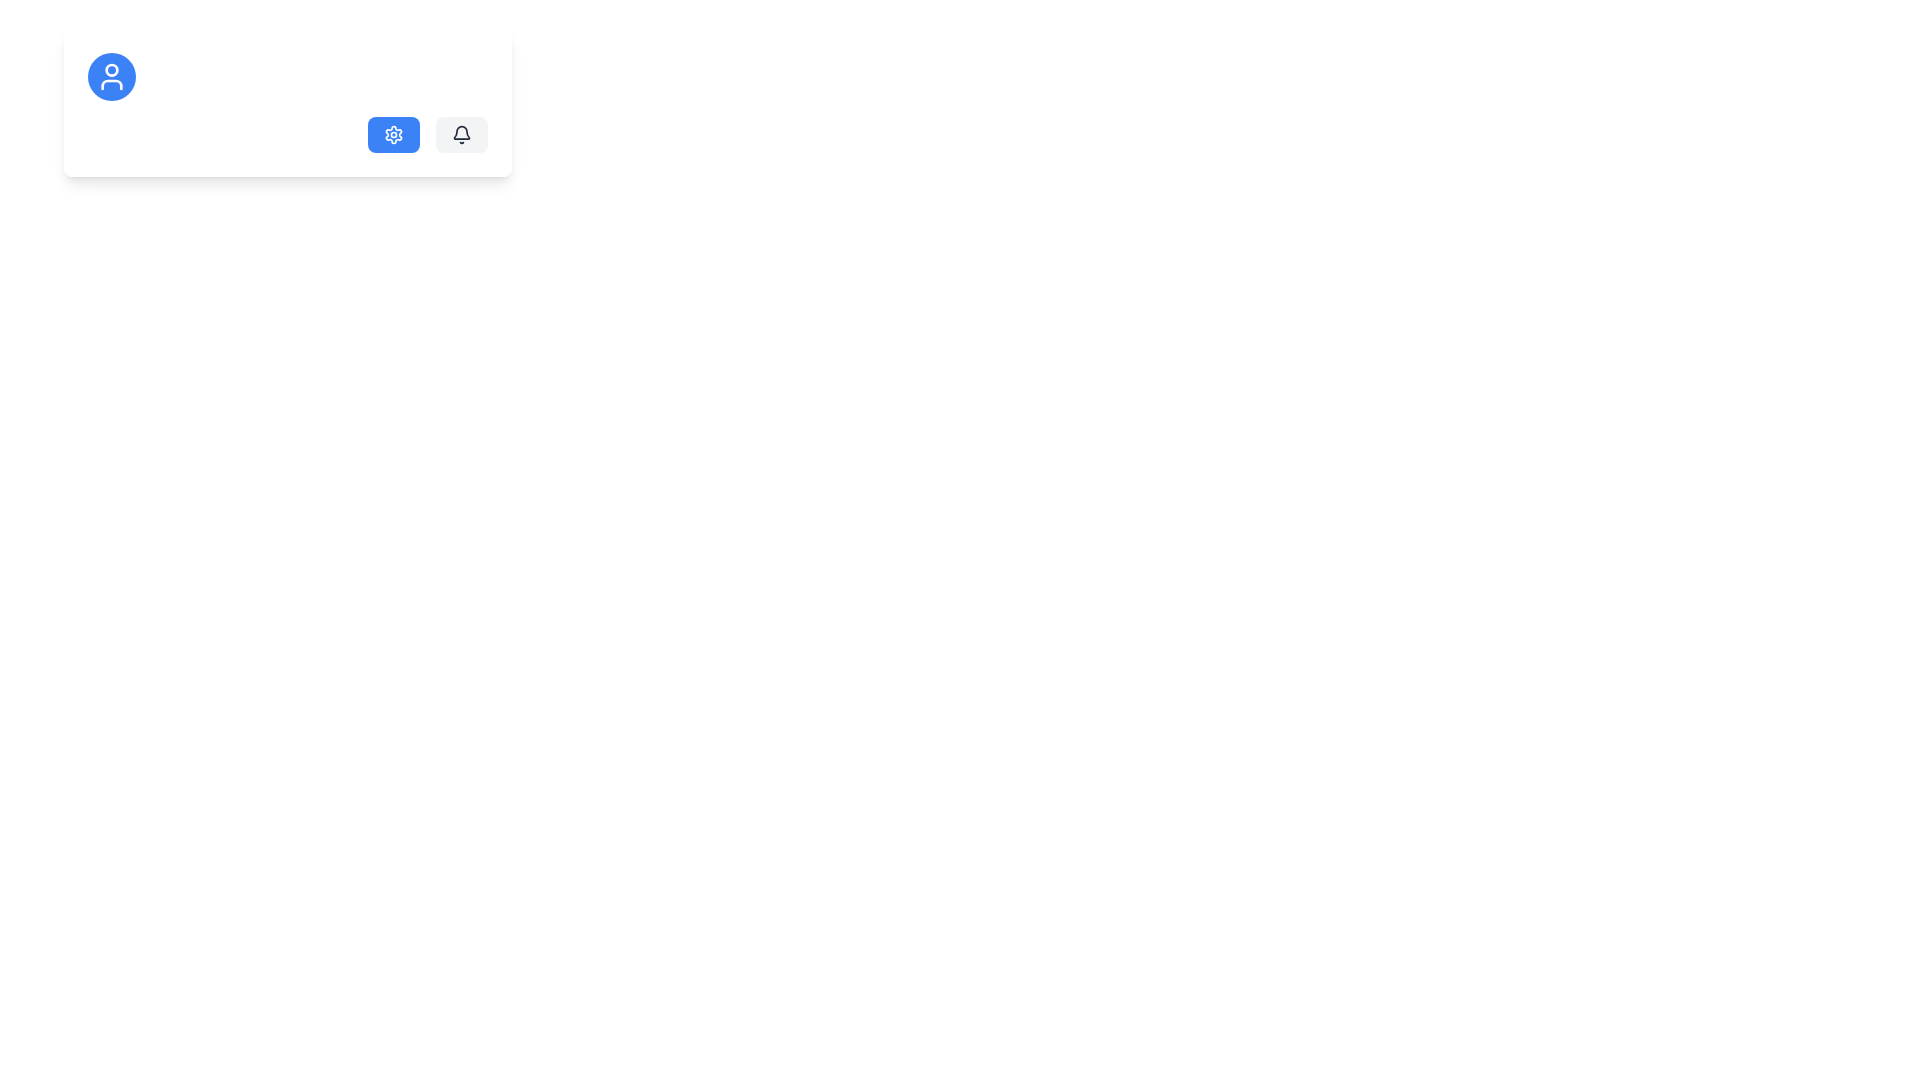 This screenshot has width=1920, height=1080. Describe the element at coordinates (460, 132) in the screenshot. I see `the bell curve element of the notification icon, which is the larger curve within the bell icon located at the end of a horizontal row of buttons next to the user avatar` at that location.